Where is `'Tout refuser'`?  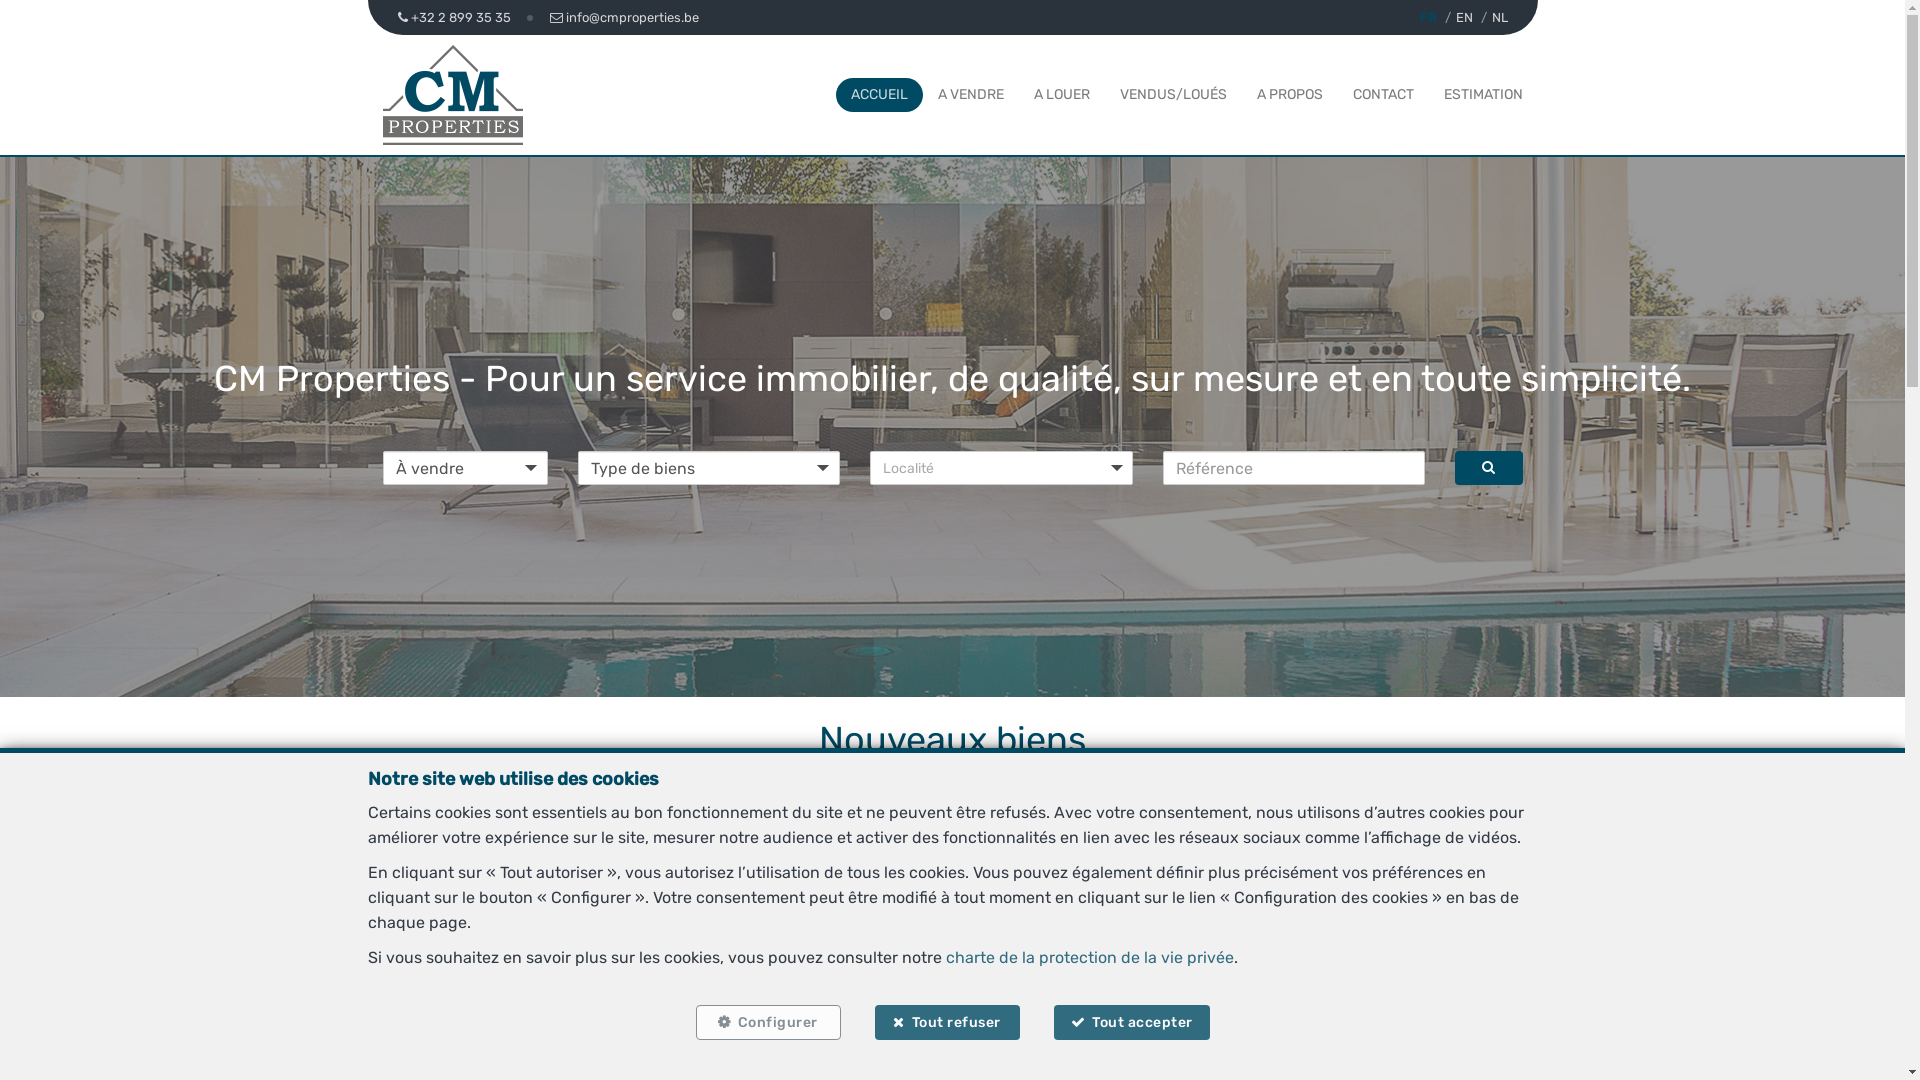 'Tout refuser' is located at coordinates (873, 1022).